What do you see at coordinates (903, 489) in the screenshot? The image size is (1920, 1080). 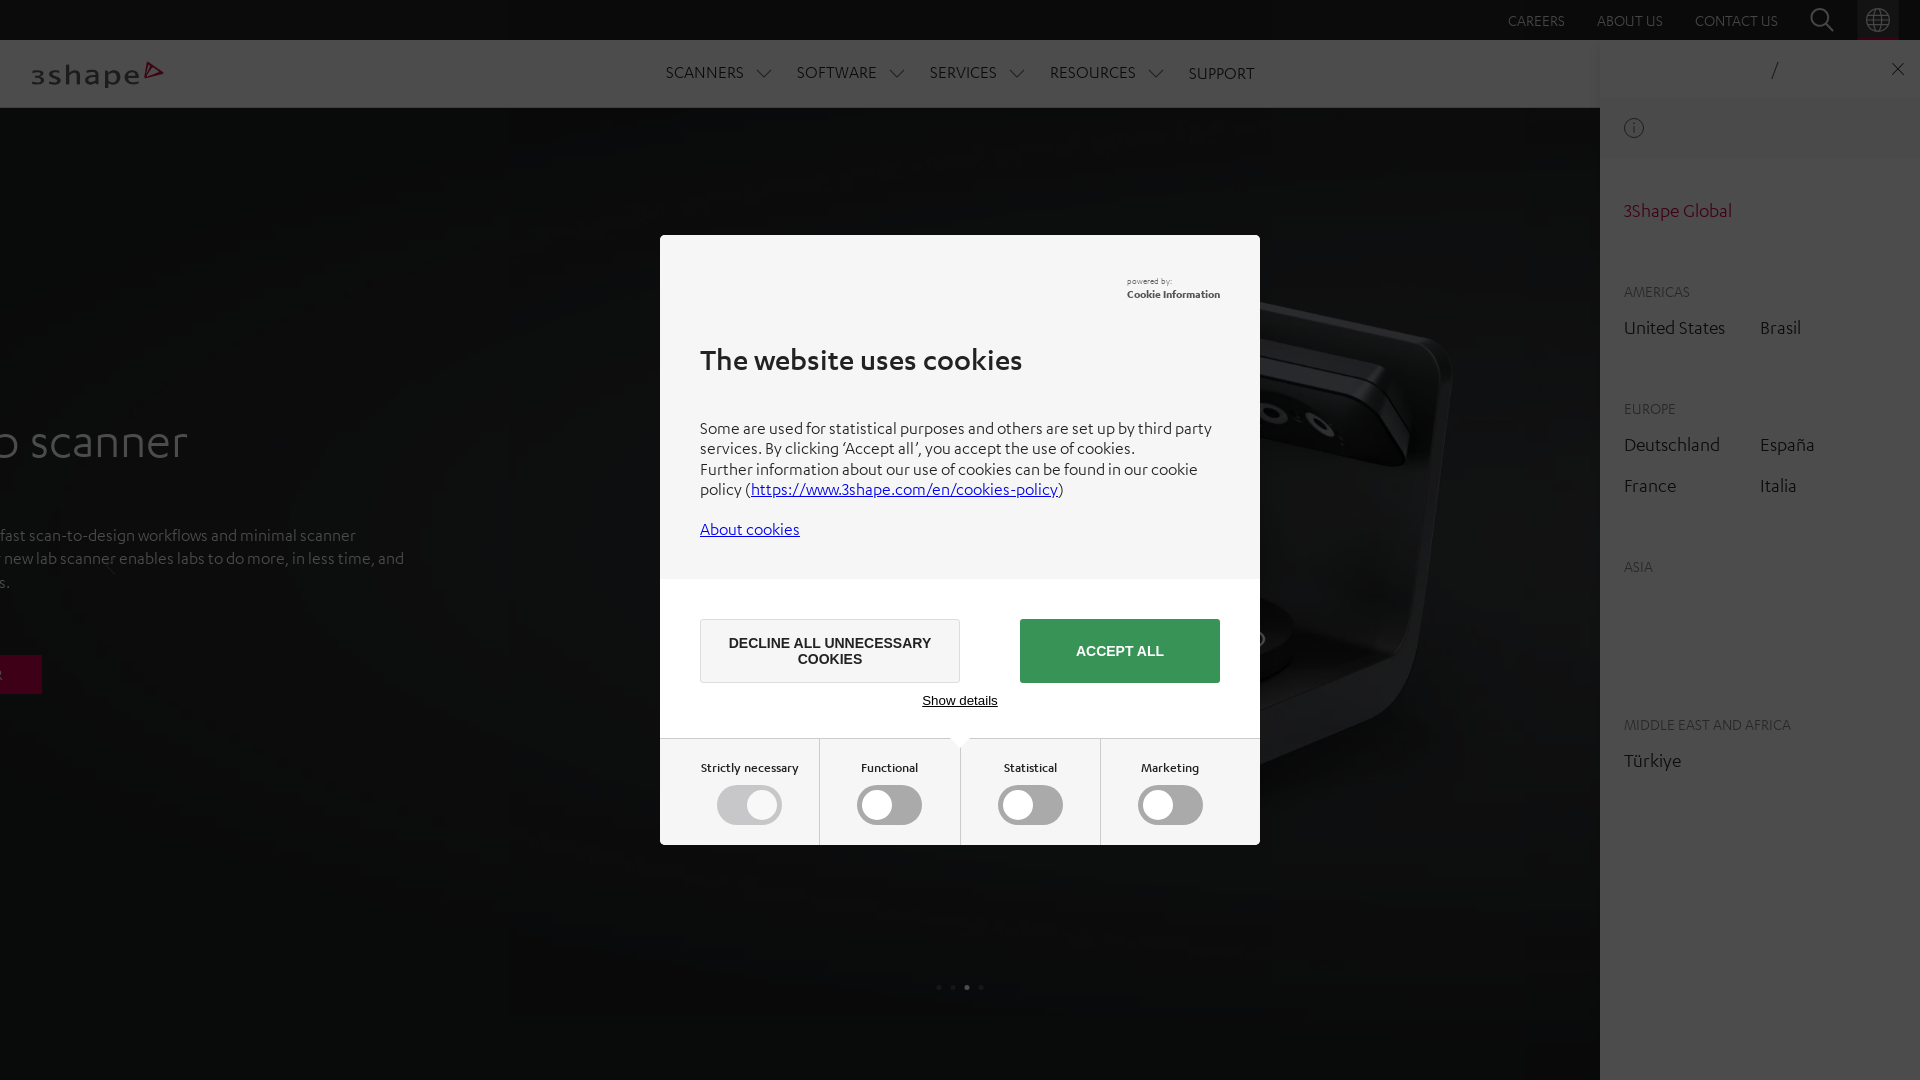 I see `'https://www.3shape.com/en/cookies-policy'` at bounding box center [903, 489].